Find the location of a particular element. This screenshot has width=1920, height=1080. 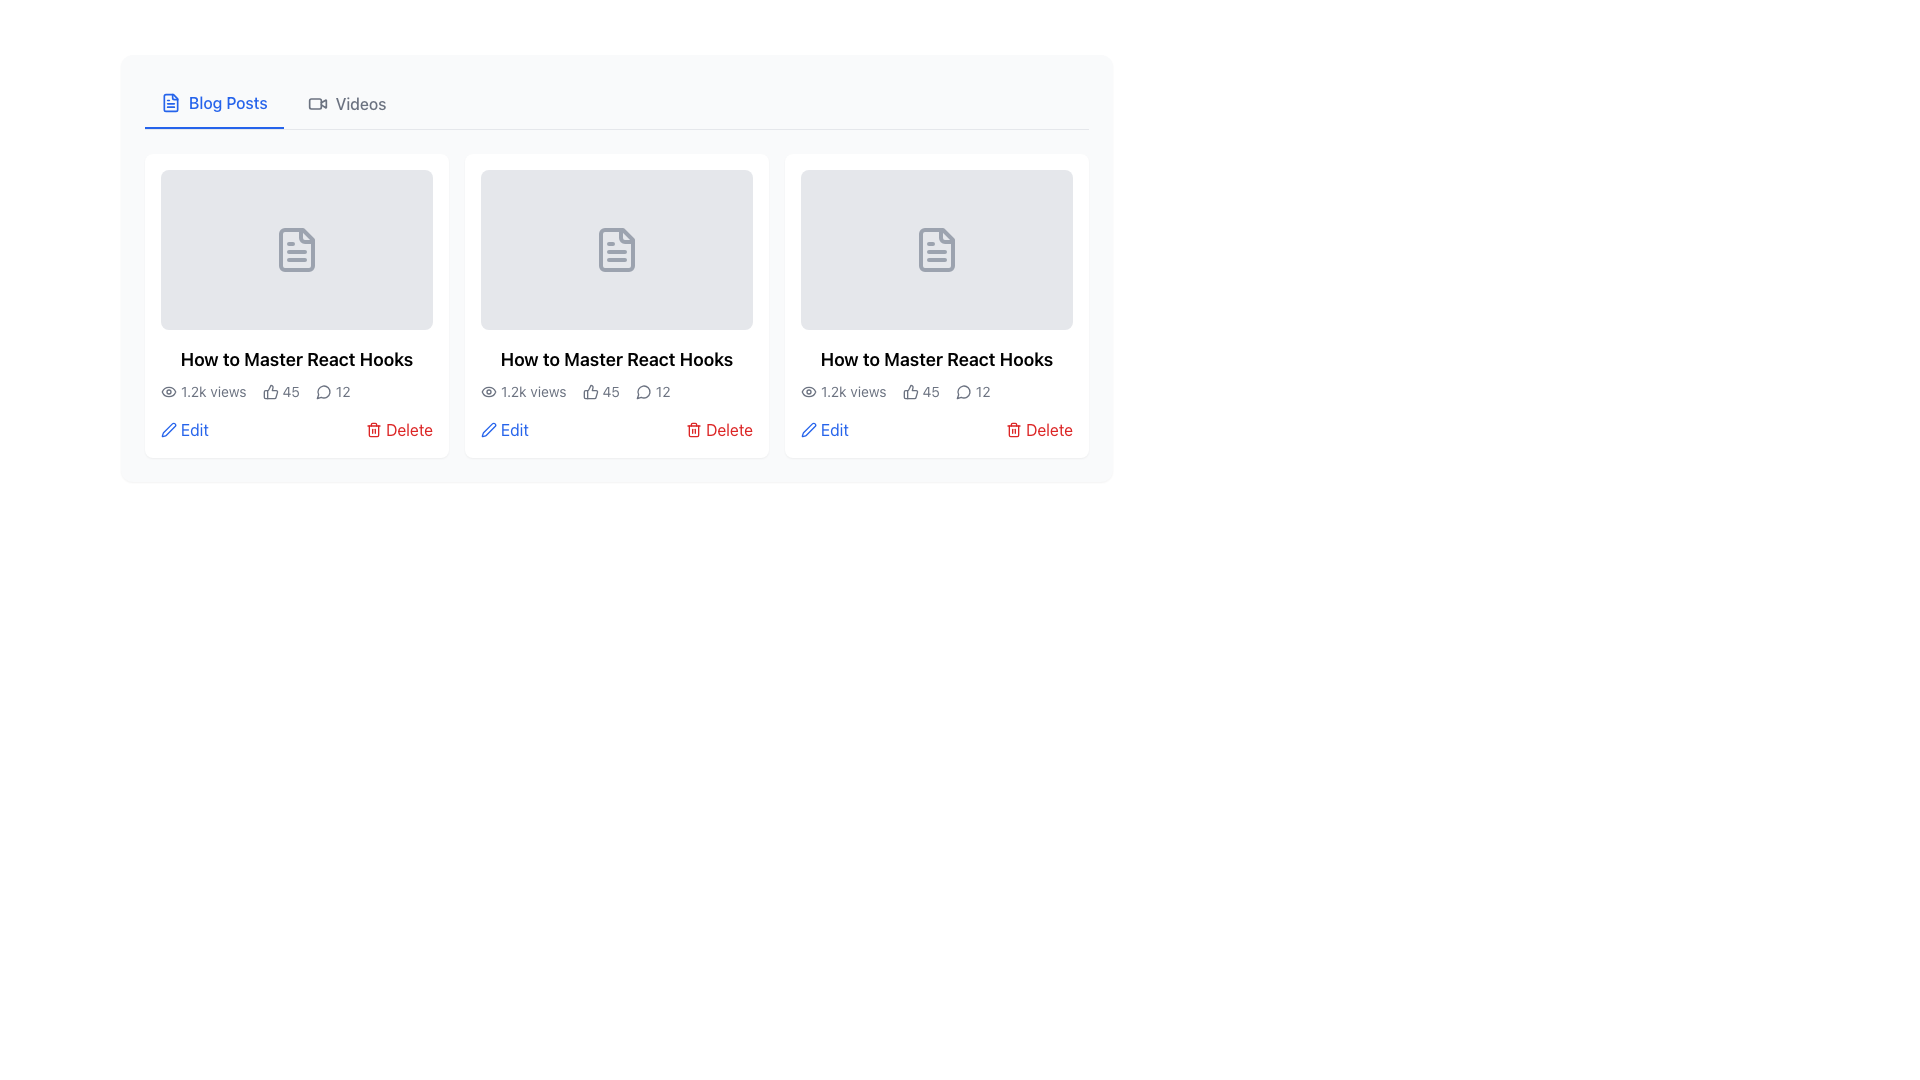

the 'Edit' icon located to the left of the 'Edit' text, which is below the first tile in the layout is located at coordinates (168, 428).